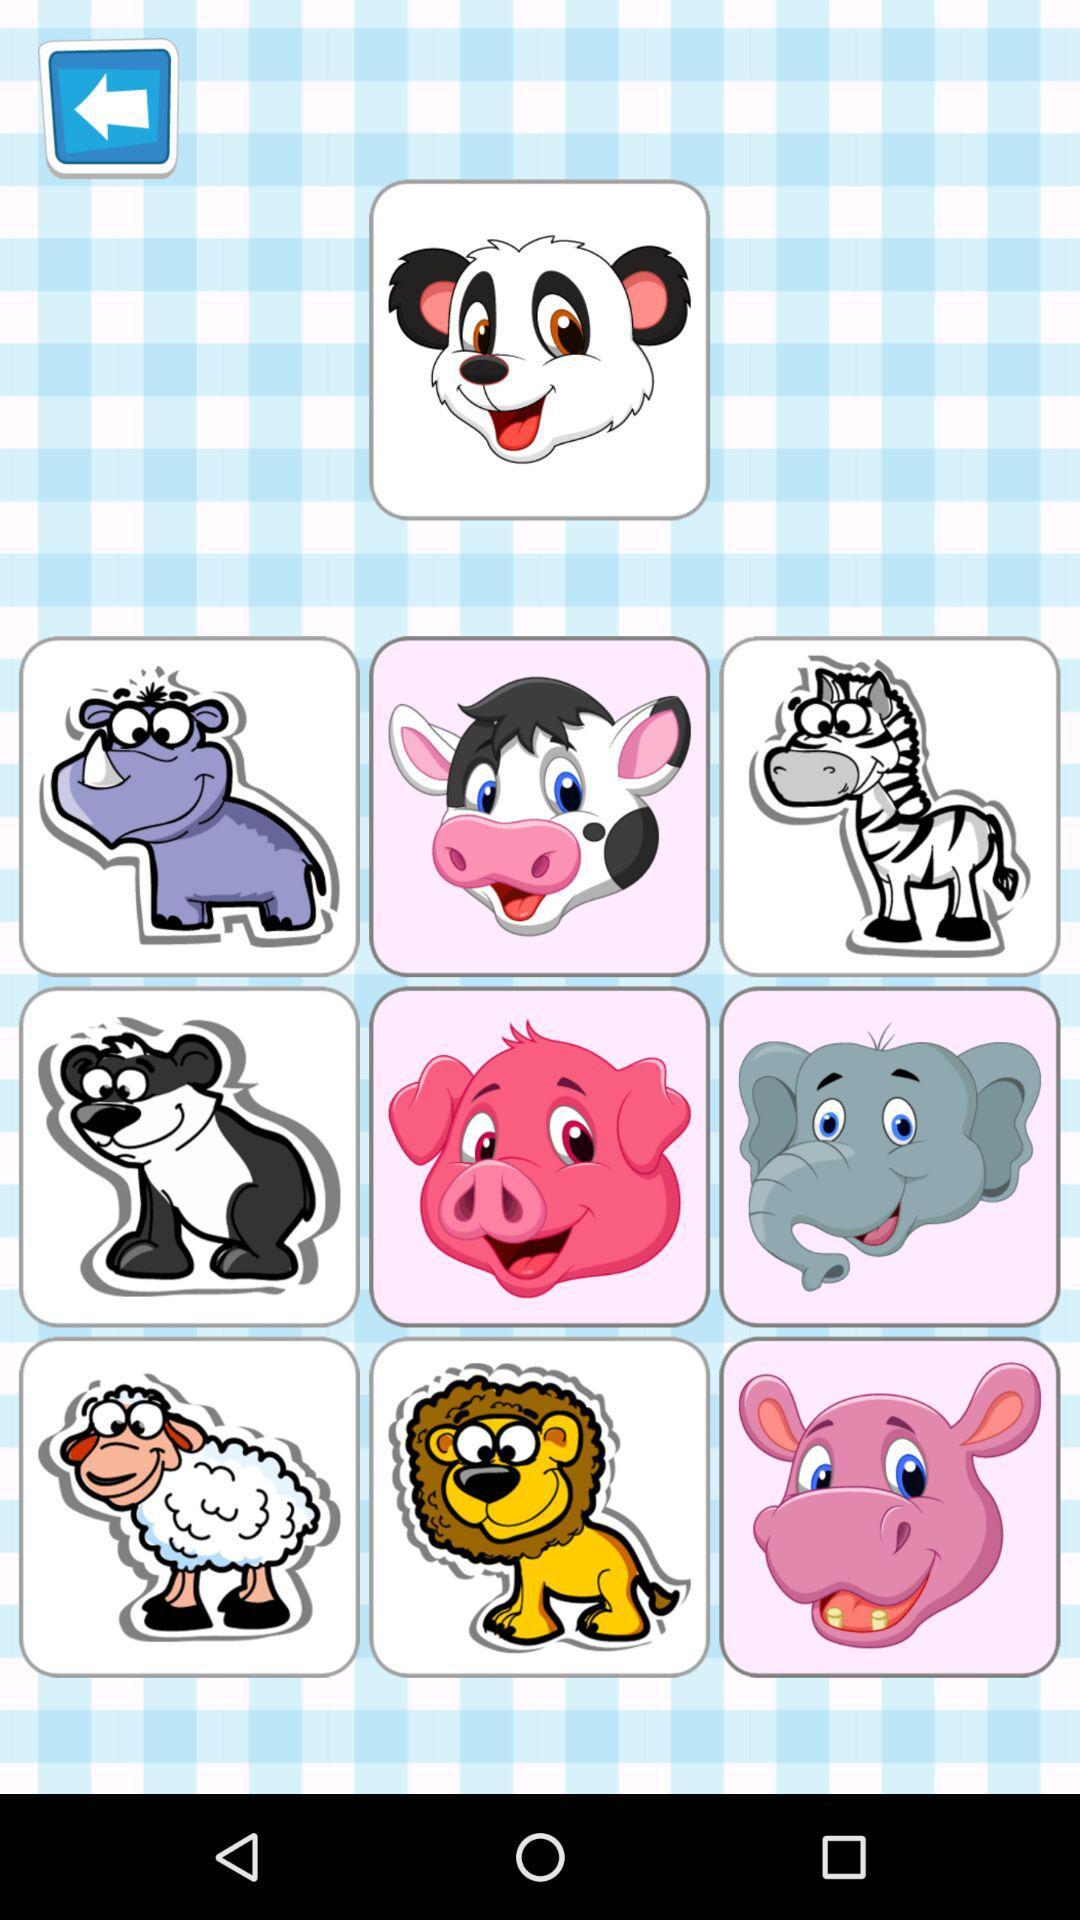 This screenshot has width=1080, height=1920. I want to click on the arrow_backward icon, so click(108, 115).